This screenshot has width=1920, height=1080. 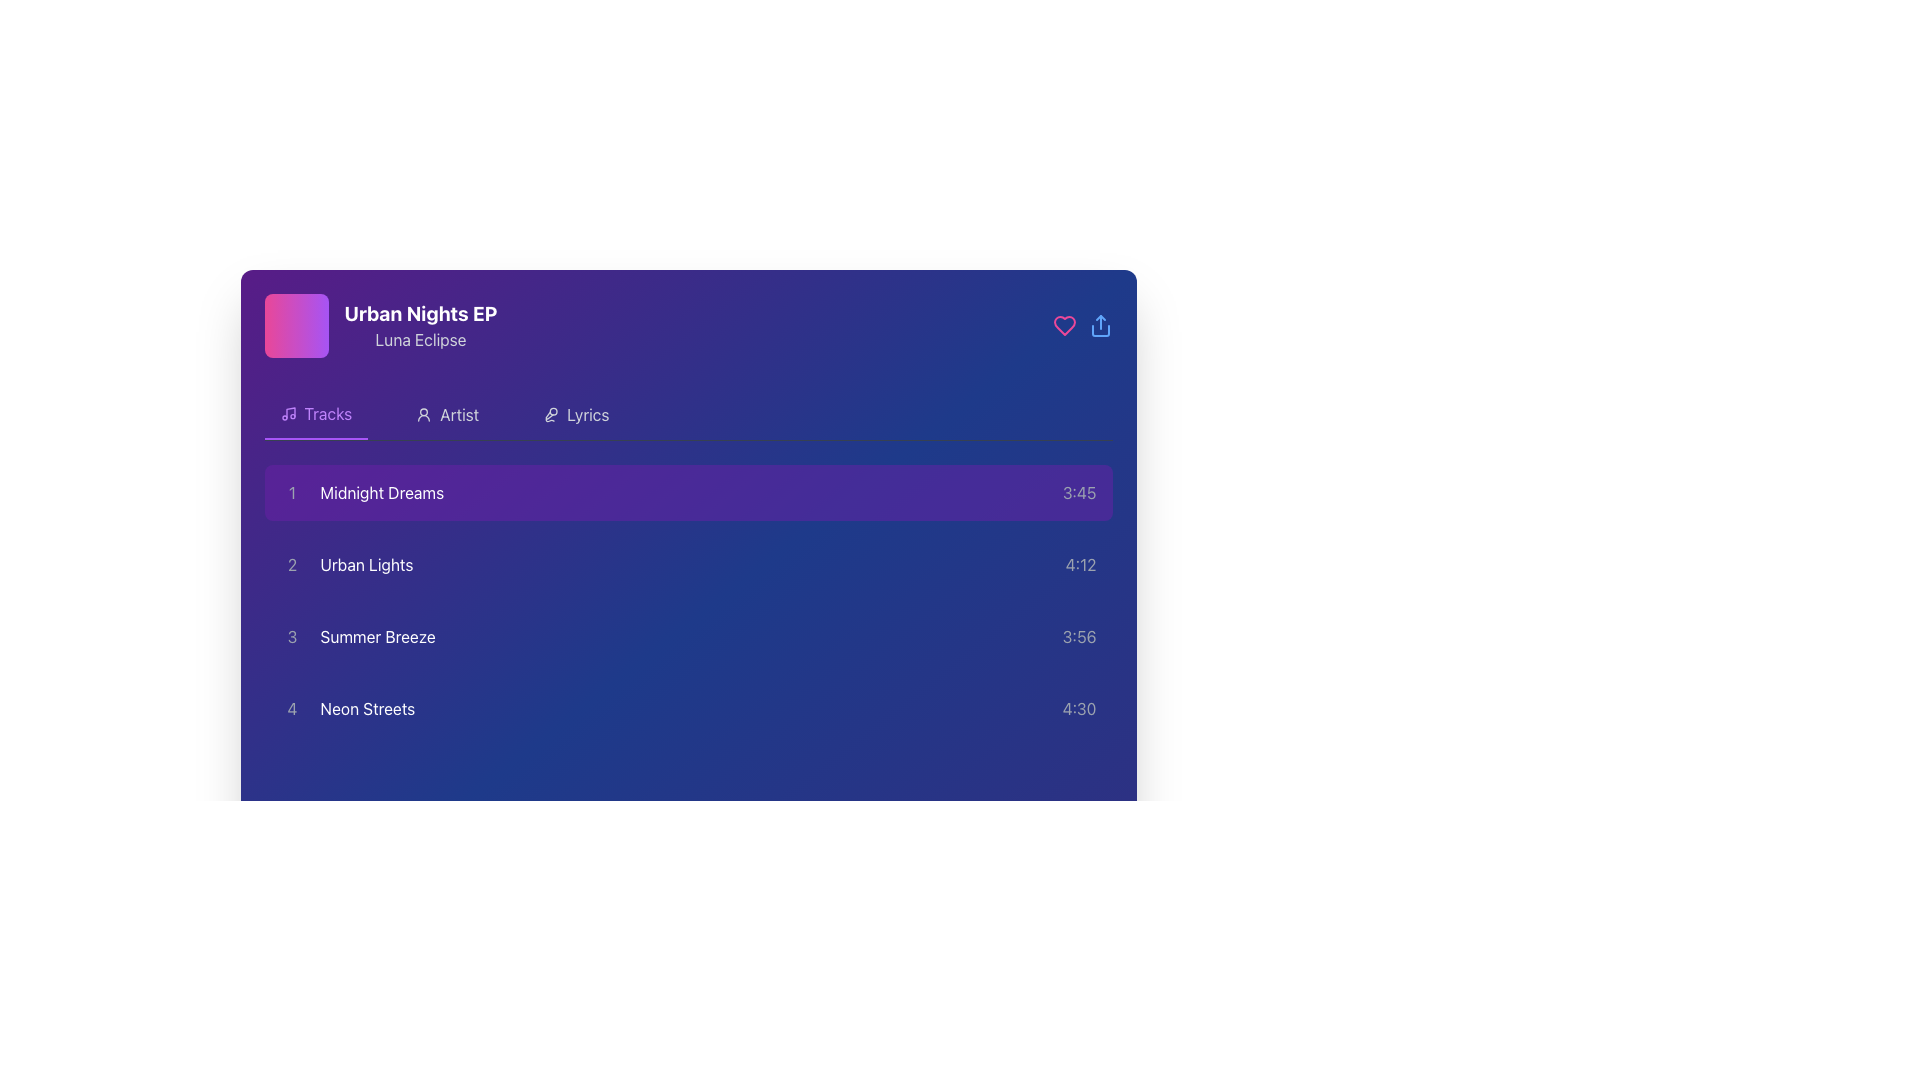 What do you see at coordinates (688, 636) in the screenshot?
I see `the third item in the vertical playlist list, which represents a media track` at bounding box center [688, 636].